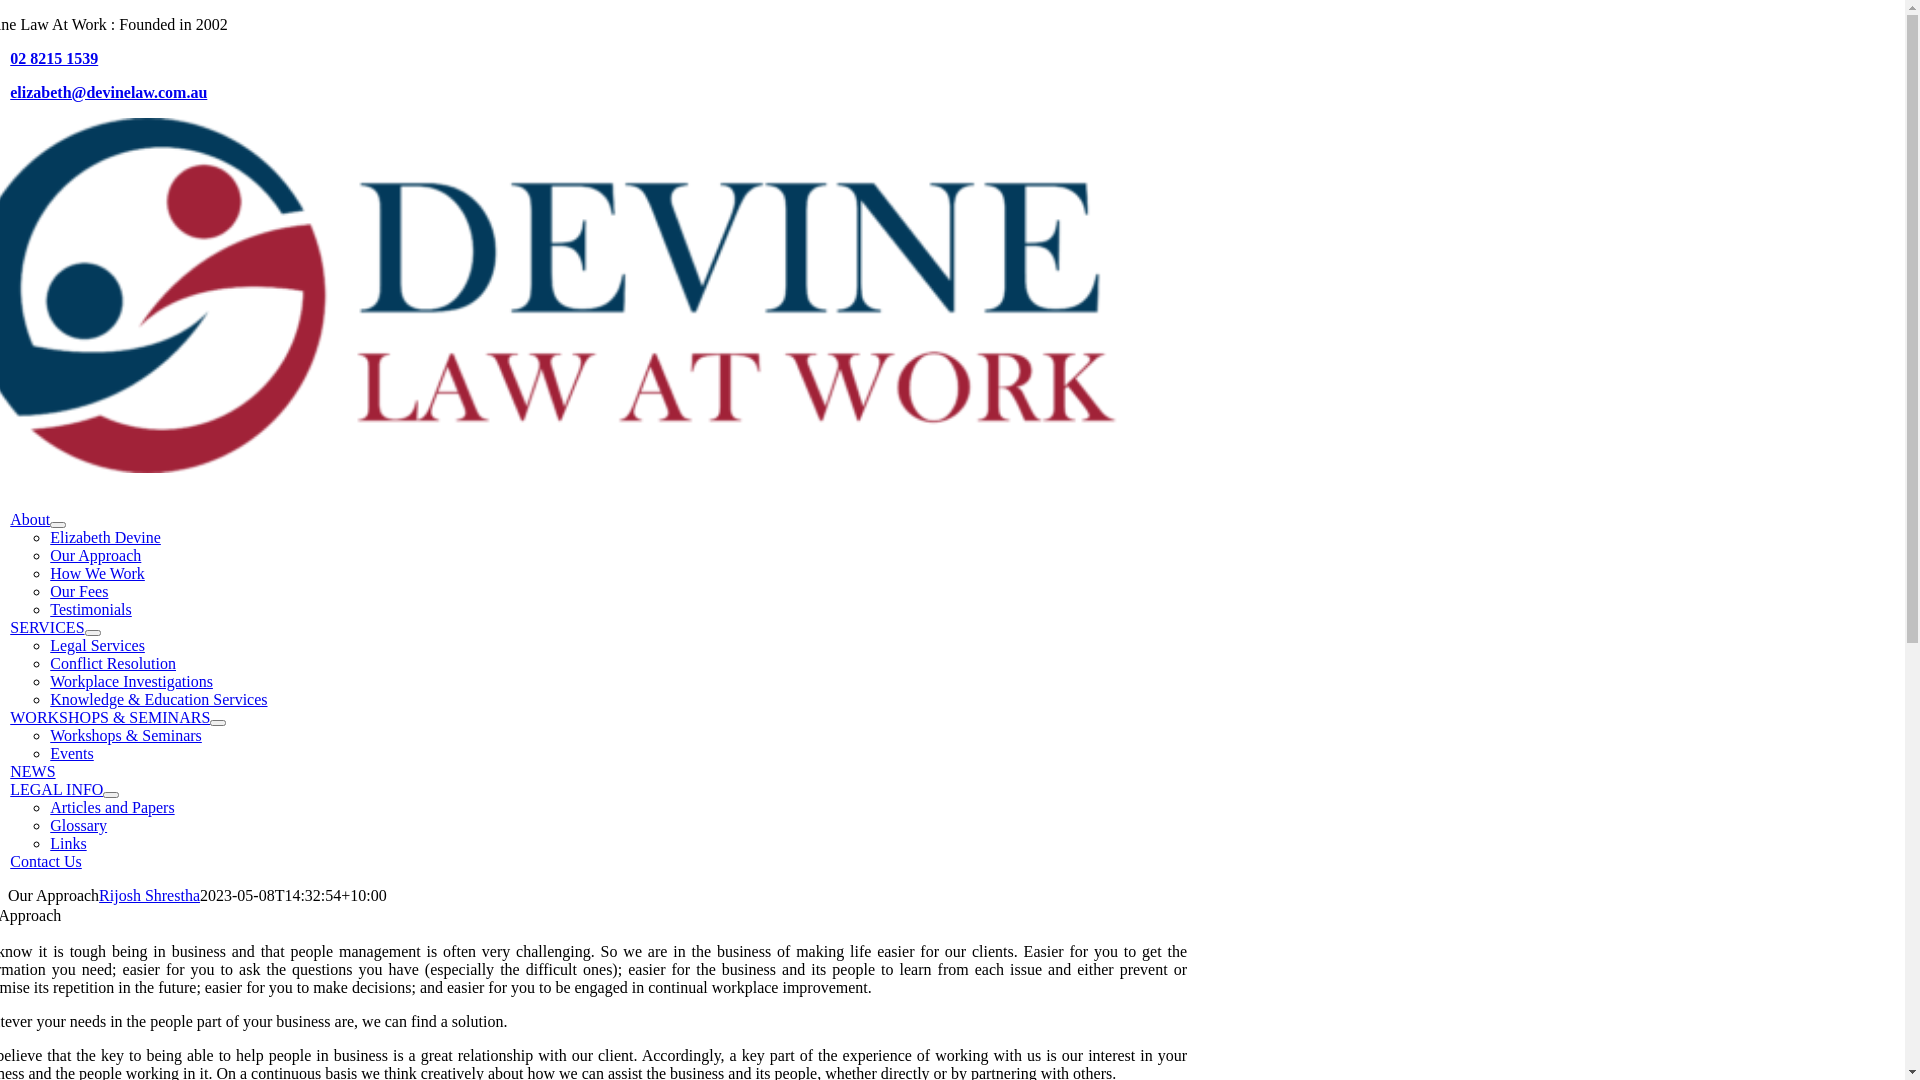  Describe the element at coordinates (124, 735) in the screenshot. I see `'Workshops & Seminars'` at that location.